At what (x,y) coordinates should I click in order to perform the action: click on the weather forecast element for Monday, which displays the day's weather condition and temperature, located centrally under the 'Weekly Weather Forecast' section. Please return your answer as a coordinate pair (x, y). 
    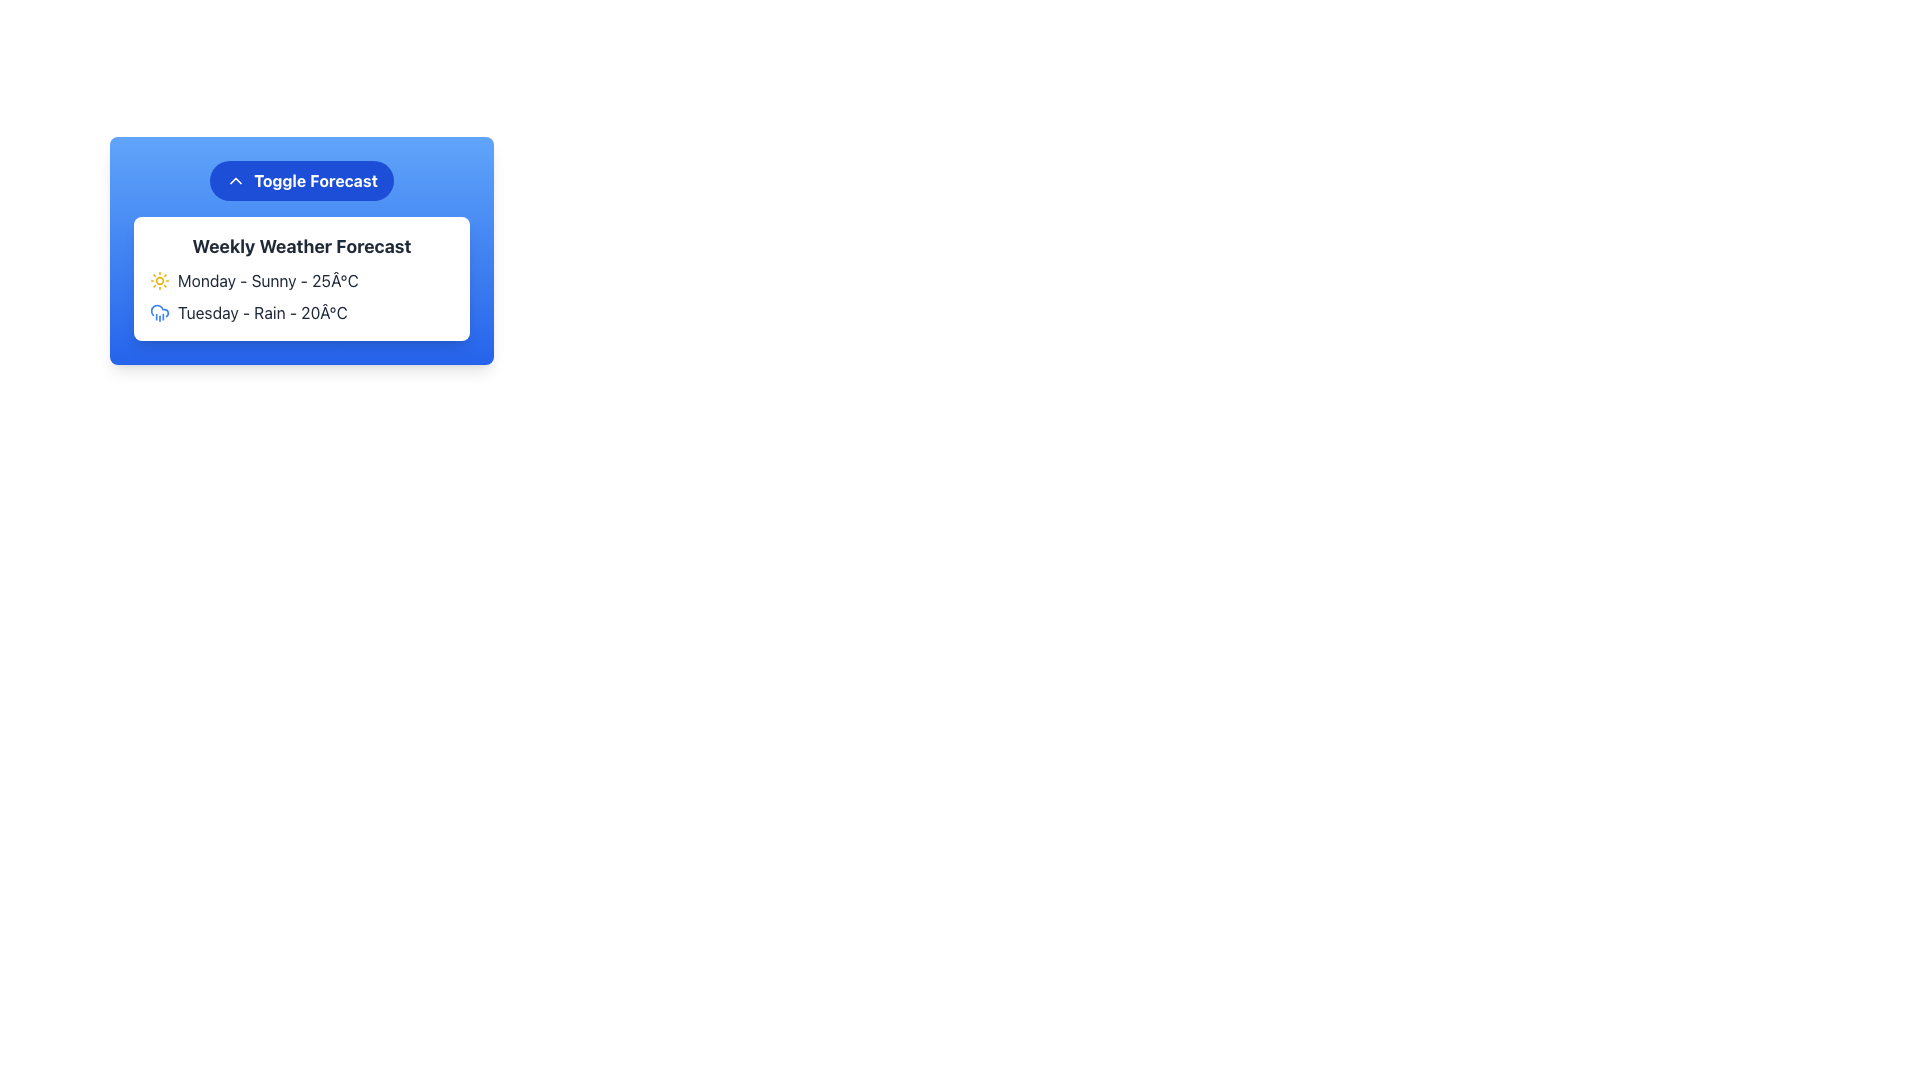
    Looking at the image, I should click on (301, 281).